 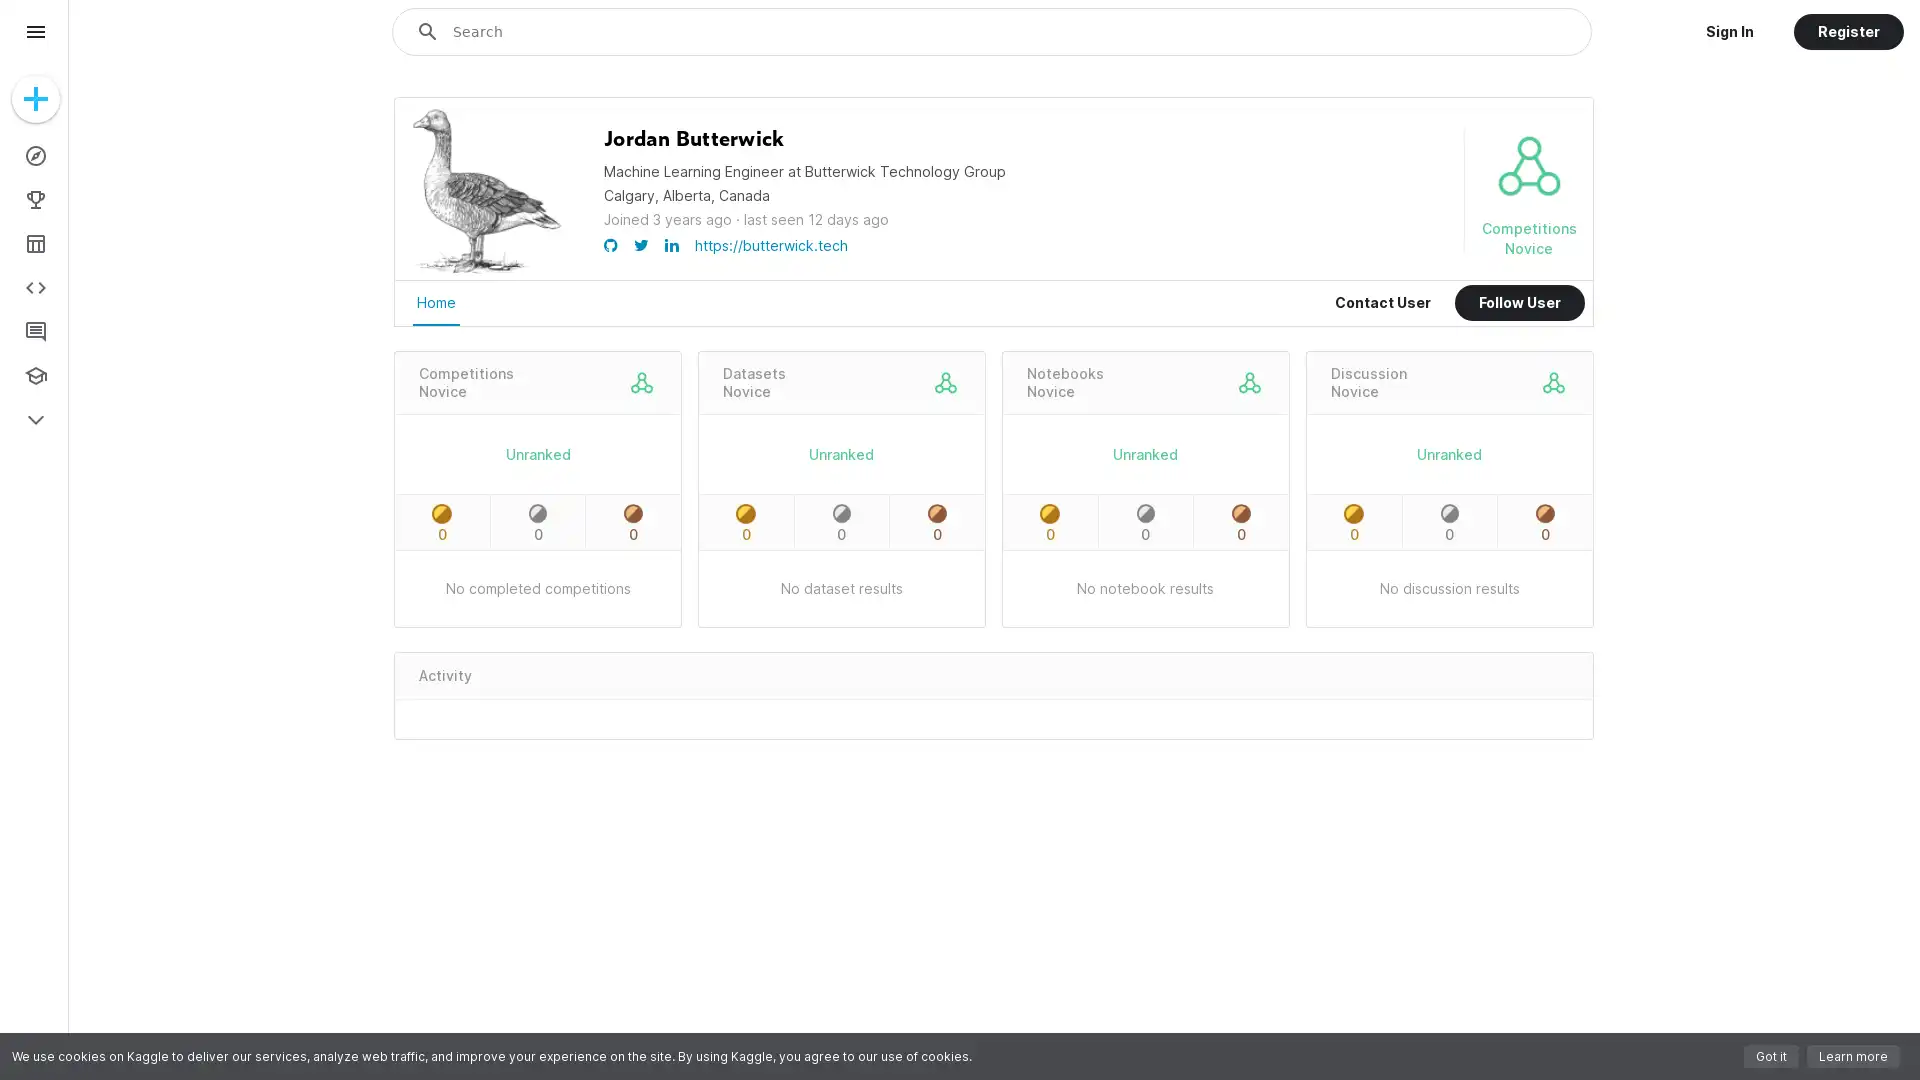 I want to click on Create, so click(x=35, y=99).